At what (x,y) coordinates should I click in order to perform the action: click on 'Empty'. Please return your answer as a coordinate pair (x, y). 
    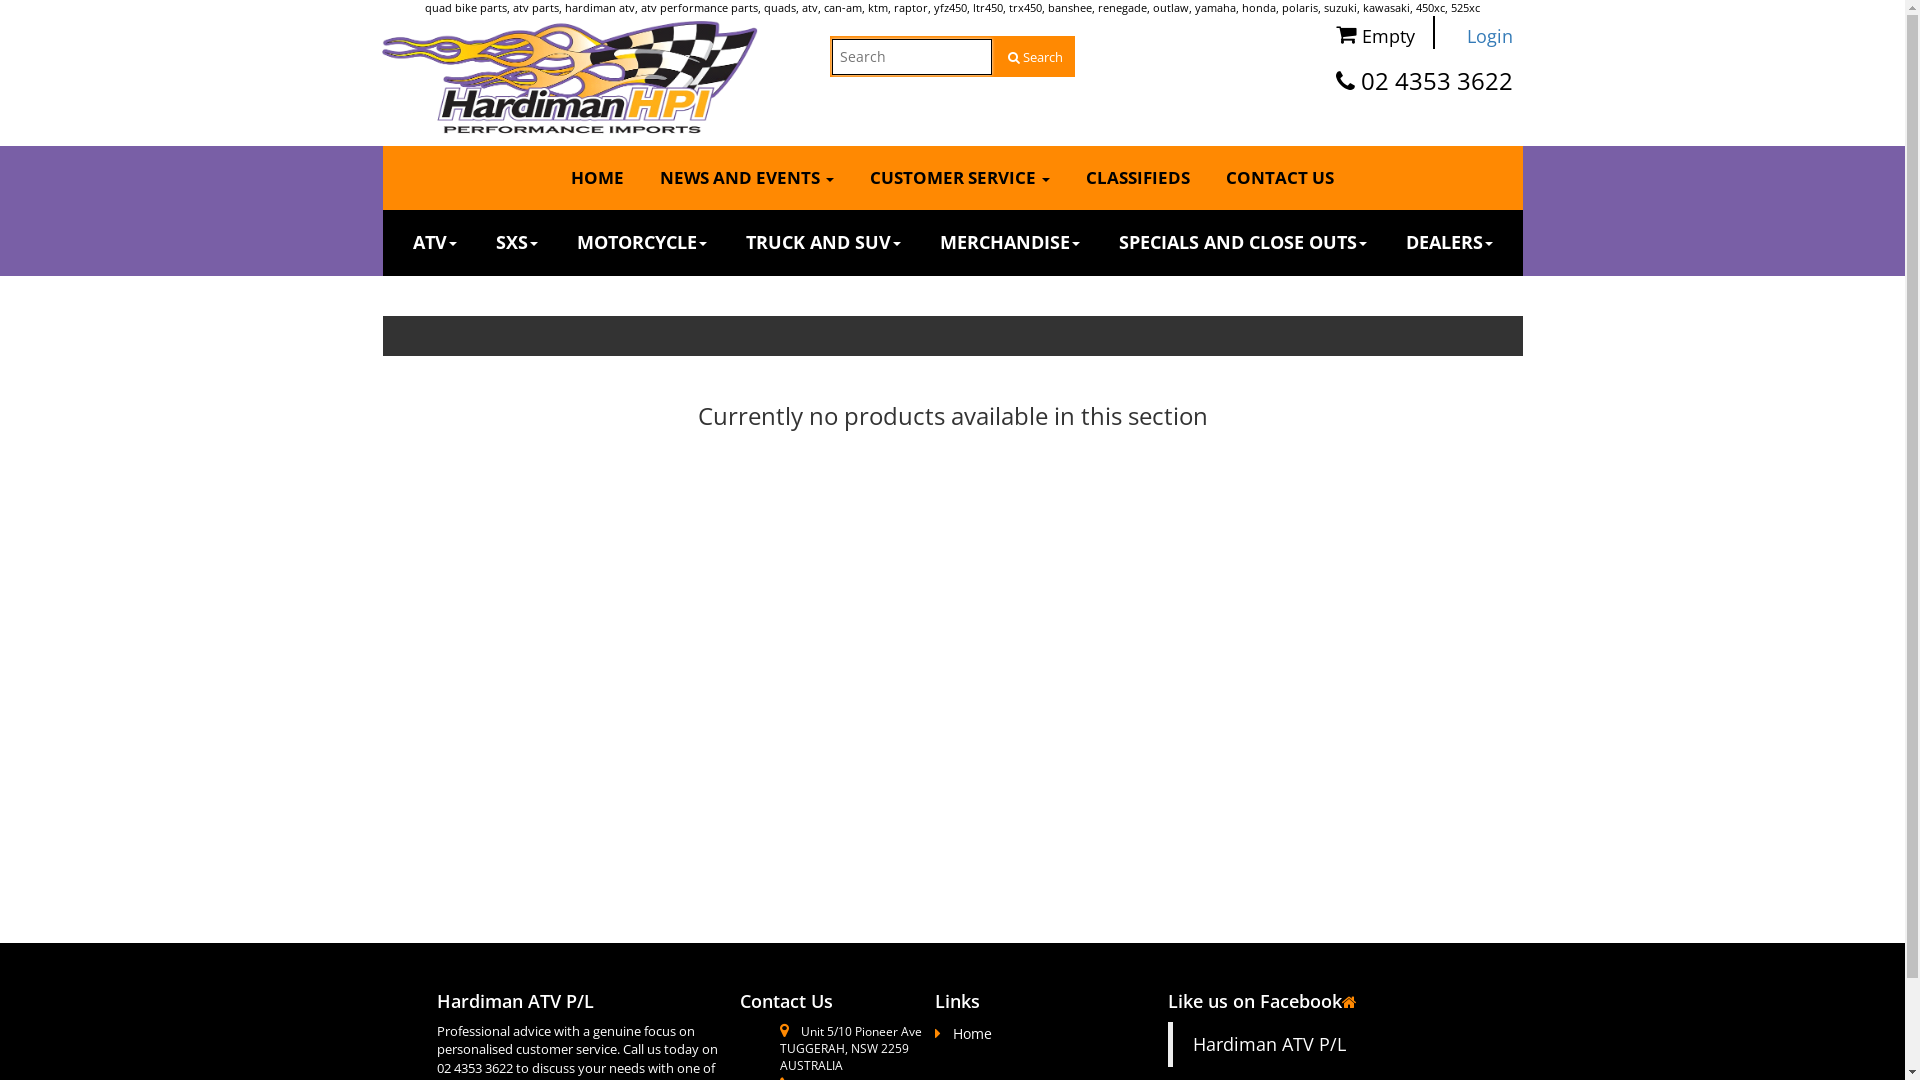
    Looking at the image, I should click on (1371, 29).